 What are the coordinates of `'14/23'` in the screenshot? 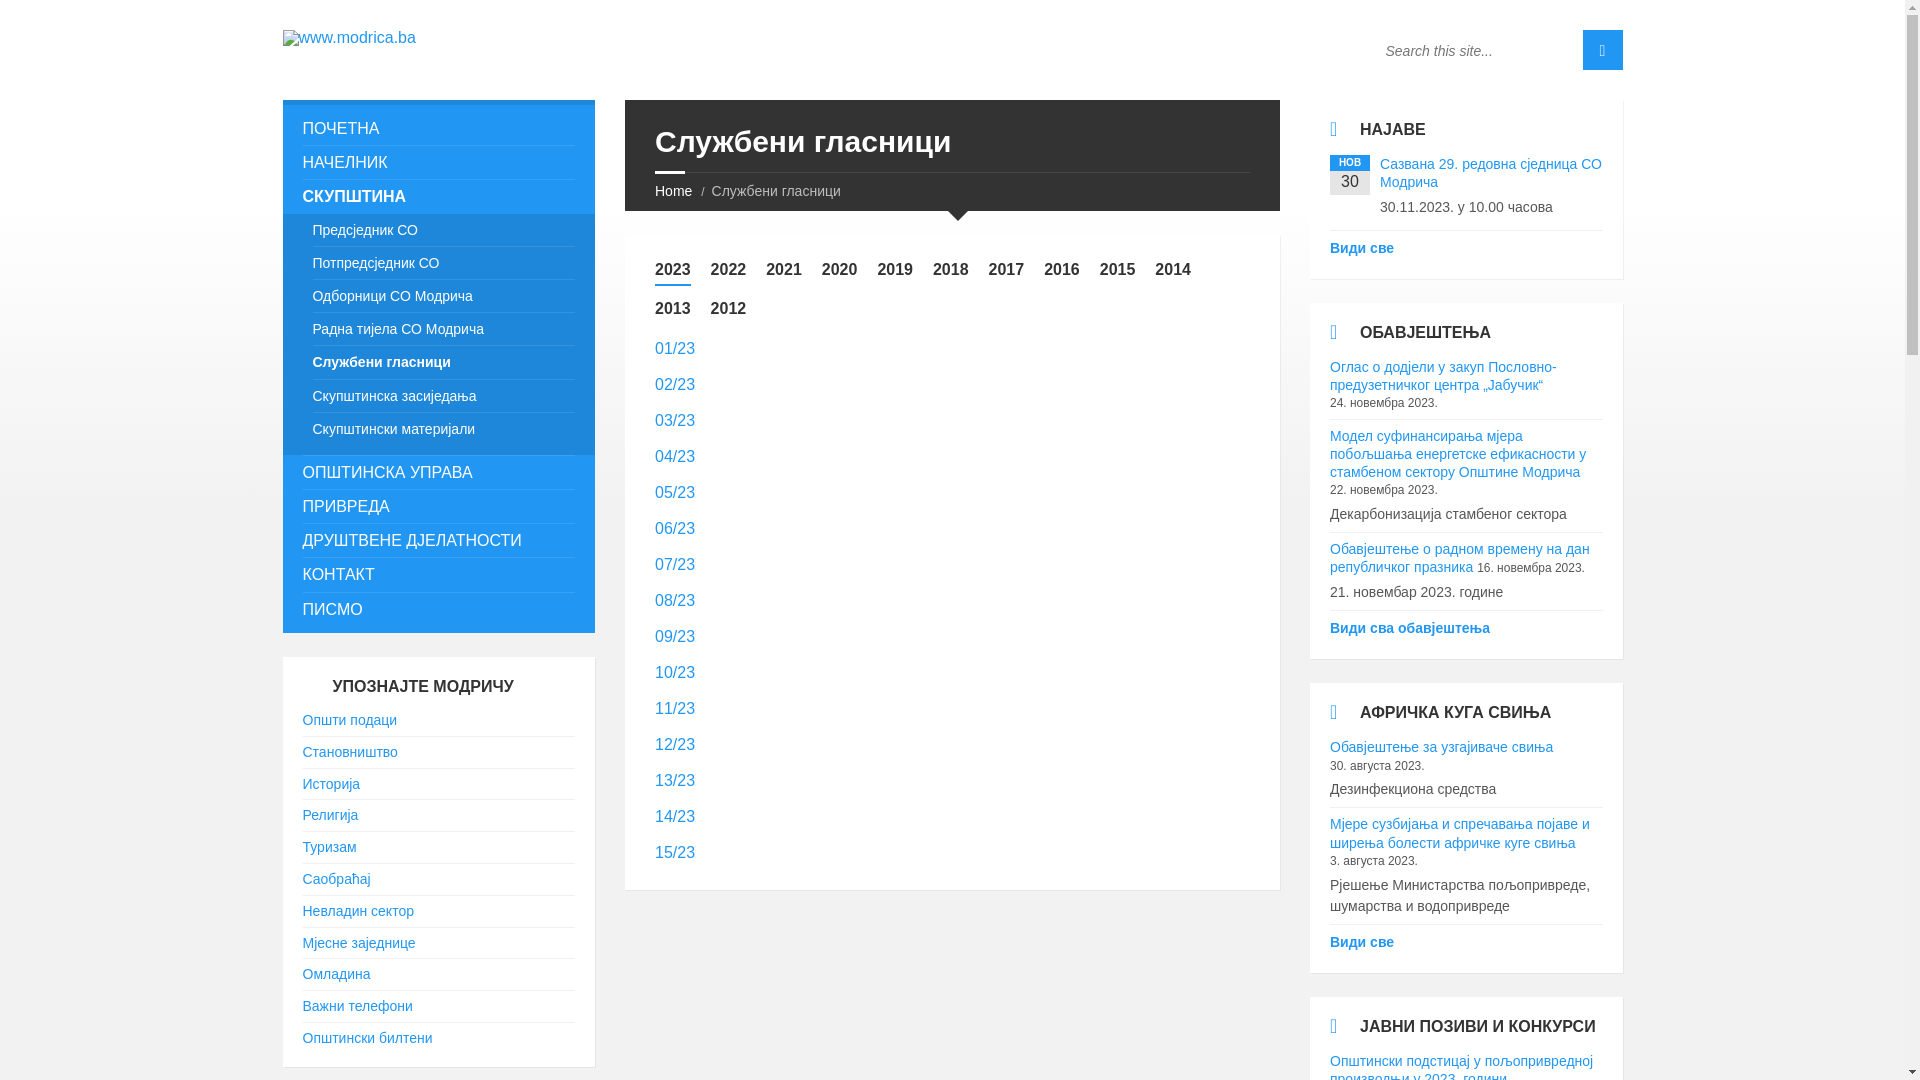 It's located at (675, 816).